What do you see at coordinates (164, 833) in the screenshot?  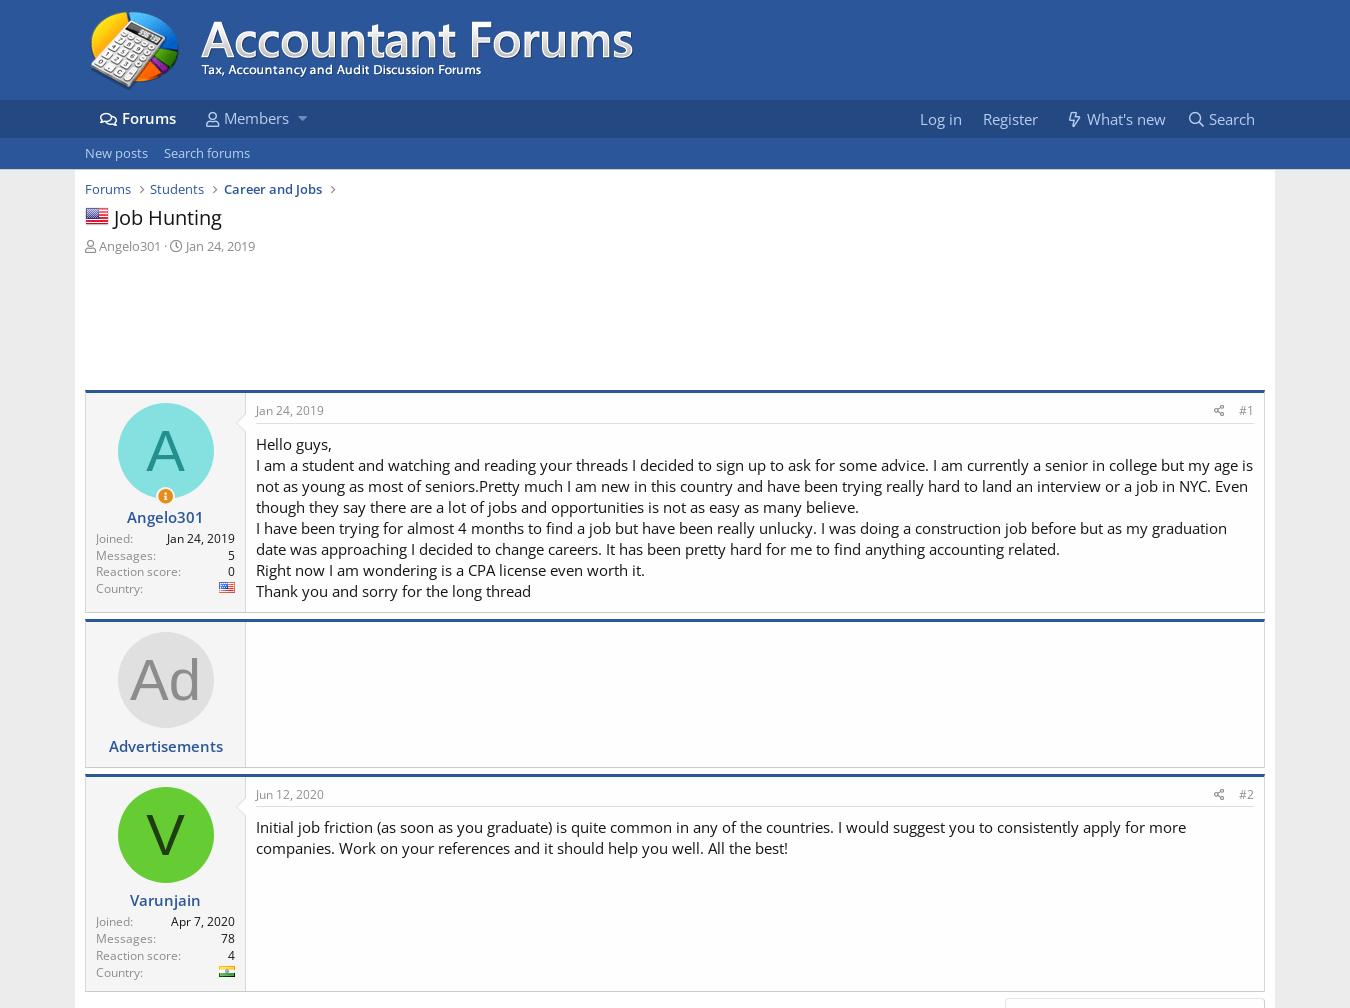 I see `'V'` at bounding box center [164, 833].